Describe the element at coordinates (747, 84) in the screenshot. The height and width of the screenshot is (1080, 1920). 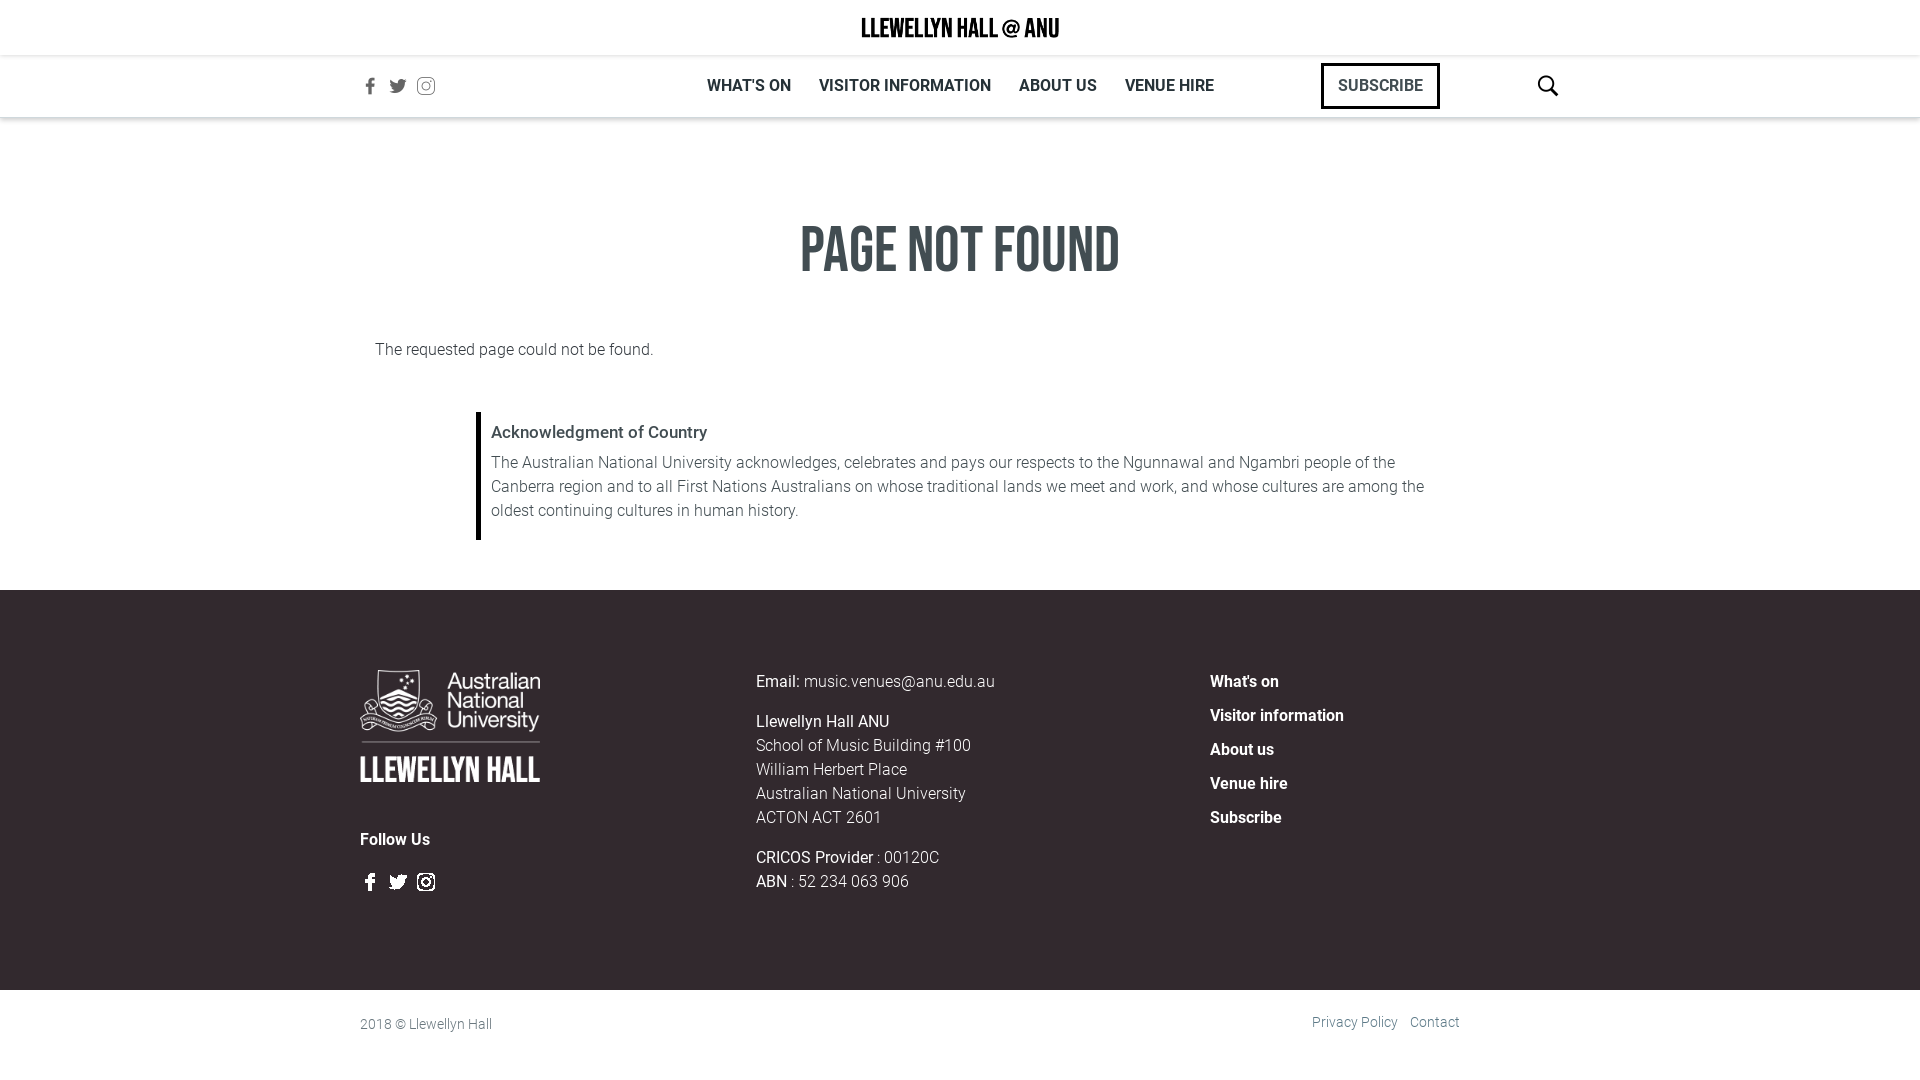
I see `'WHAT'S ON'` at that location.